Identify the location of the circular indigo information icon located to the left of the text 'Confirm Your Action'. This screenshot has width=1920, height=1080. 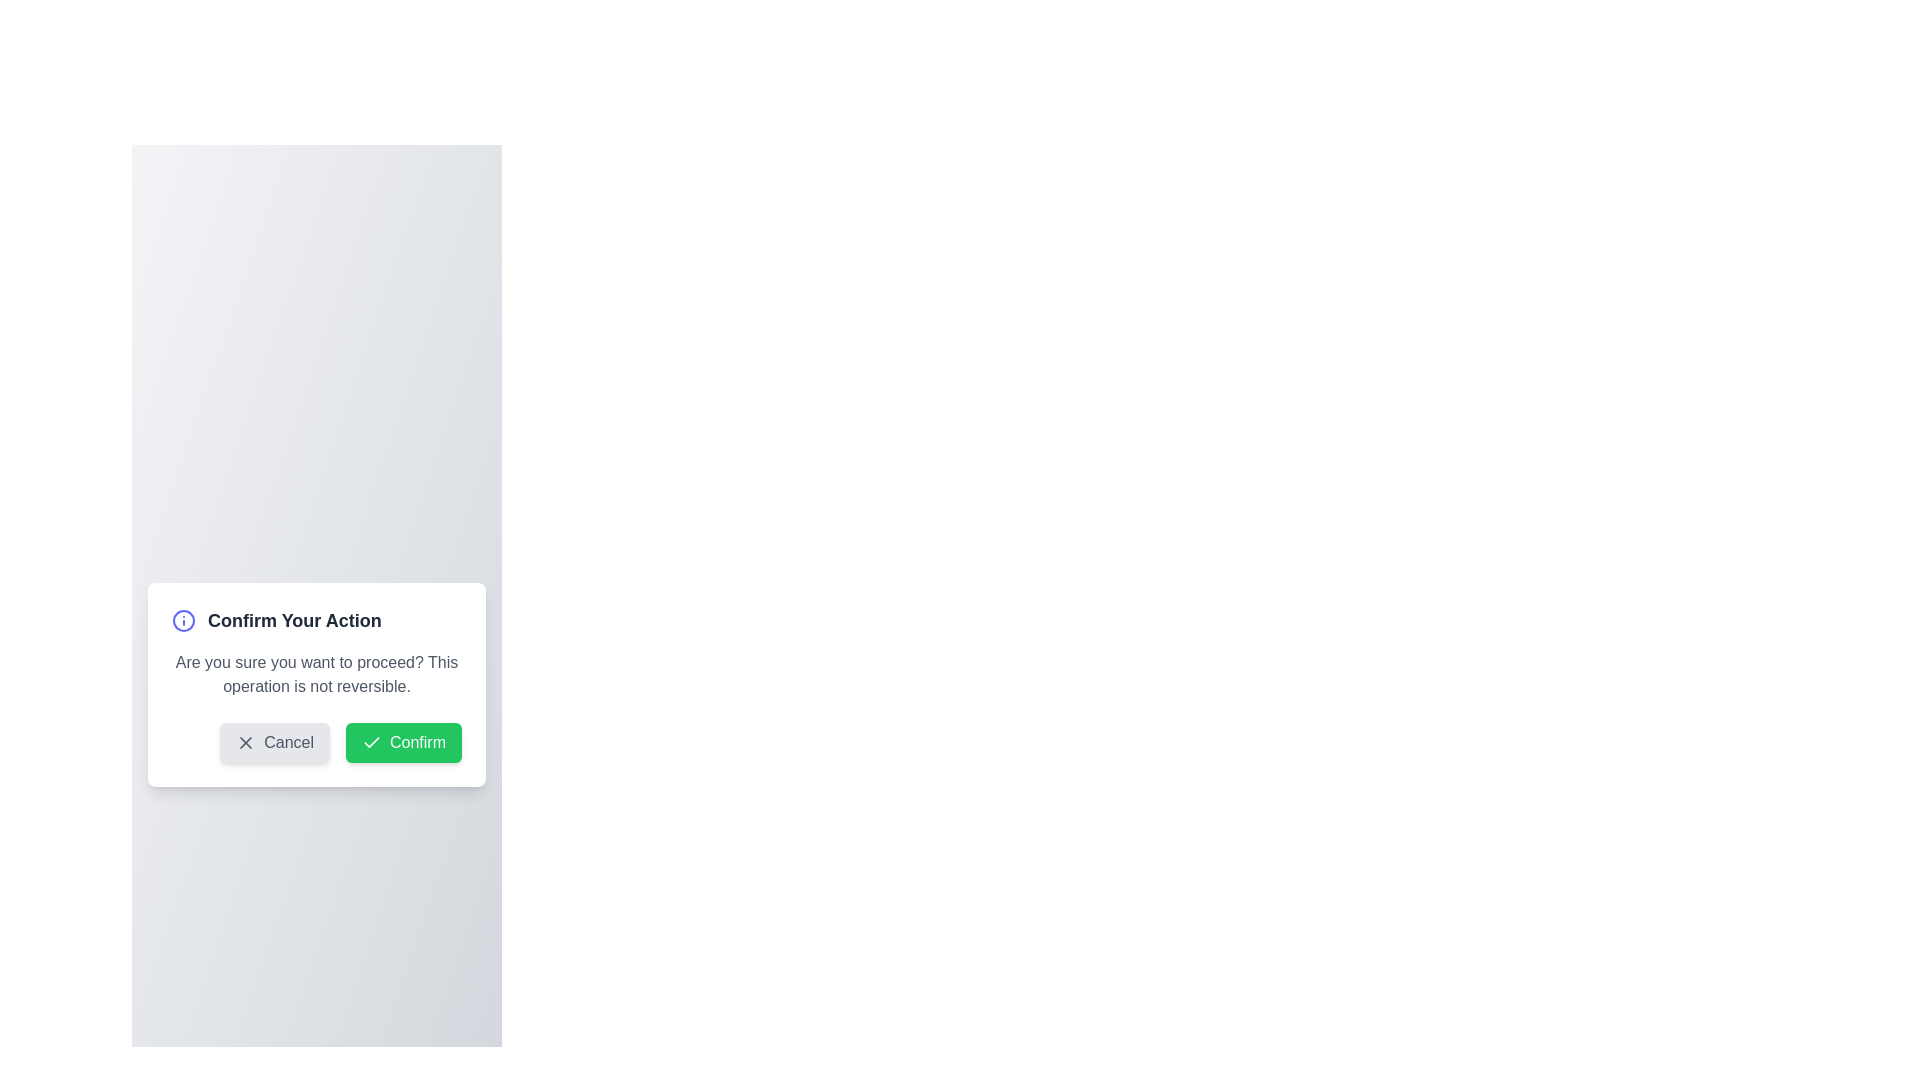
(183, 620).